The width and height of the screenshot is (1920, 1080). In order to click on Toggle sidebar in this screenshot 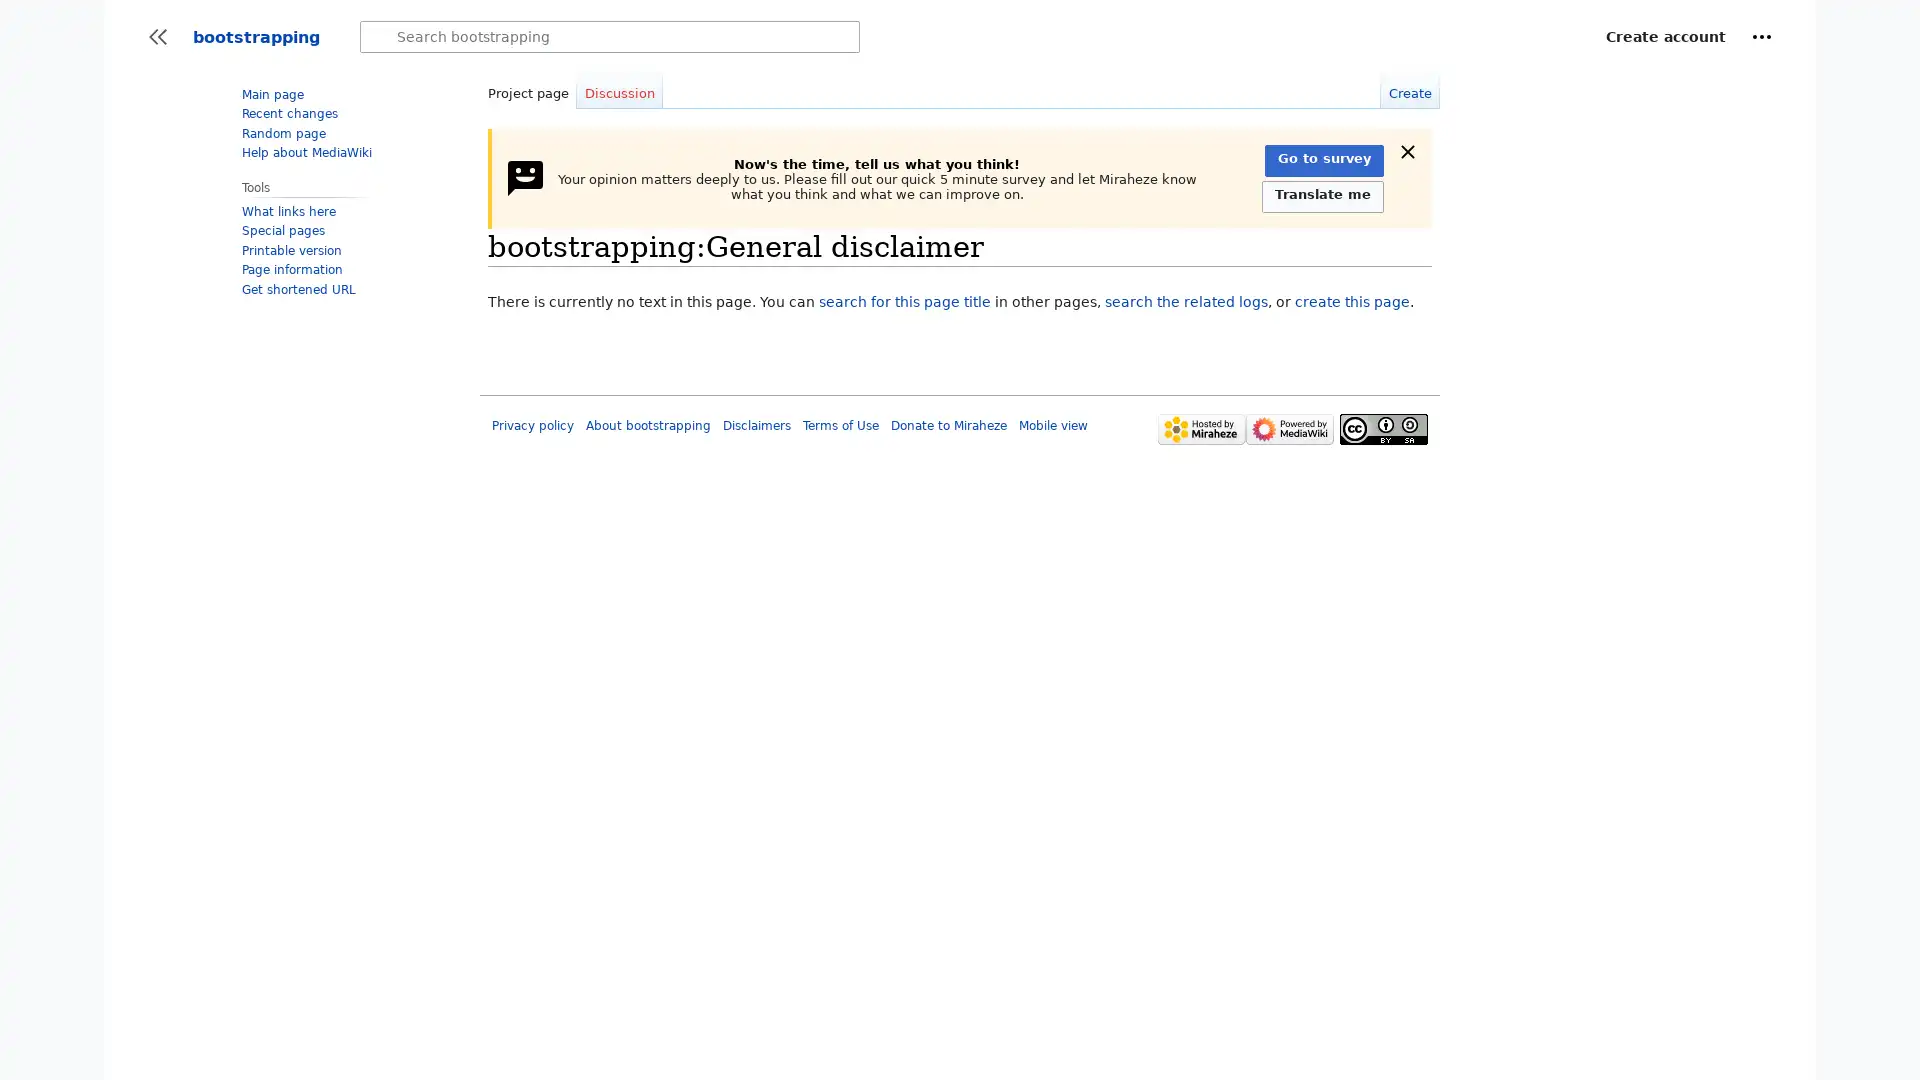, I will do `click(157, 37)`.